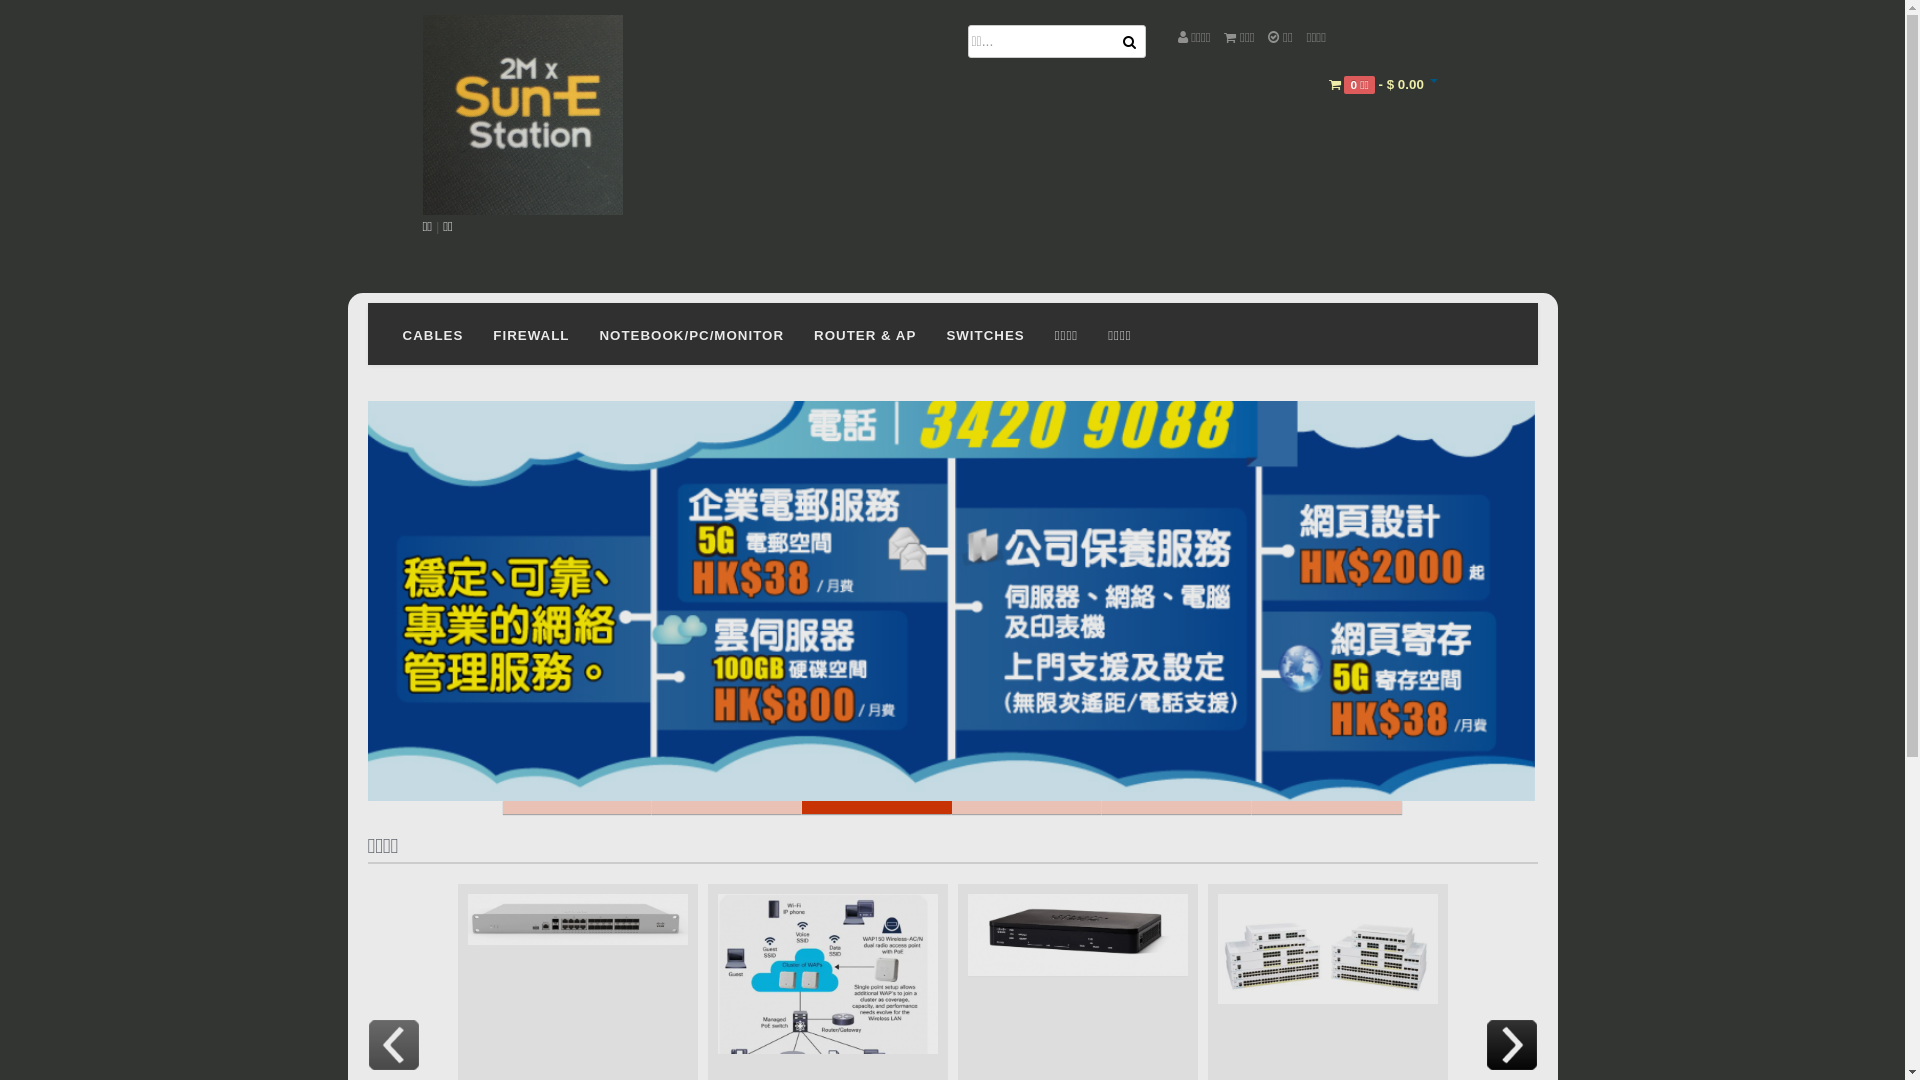  I want to click on 'NOTEBOOK/PC/MONITOR', so click(691, 333).